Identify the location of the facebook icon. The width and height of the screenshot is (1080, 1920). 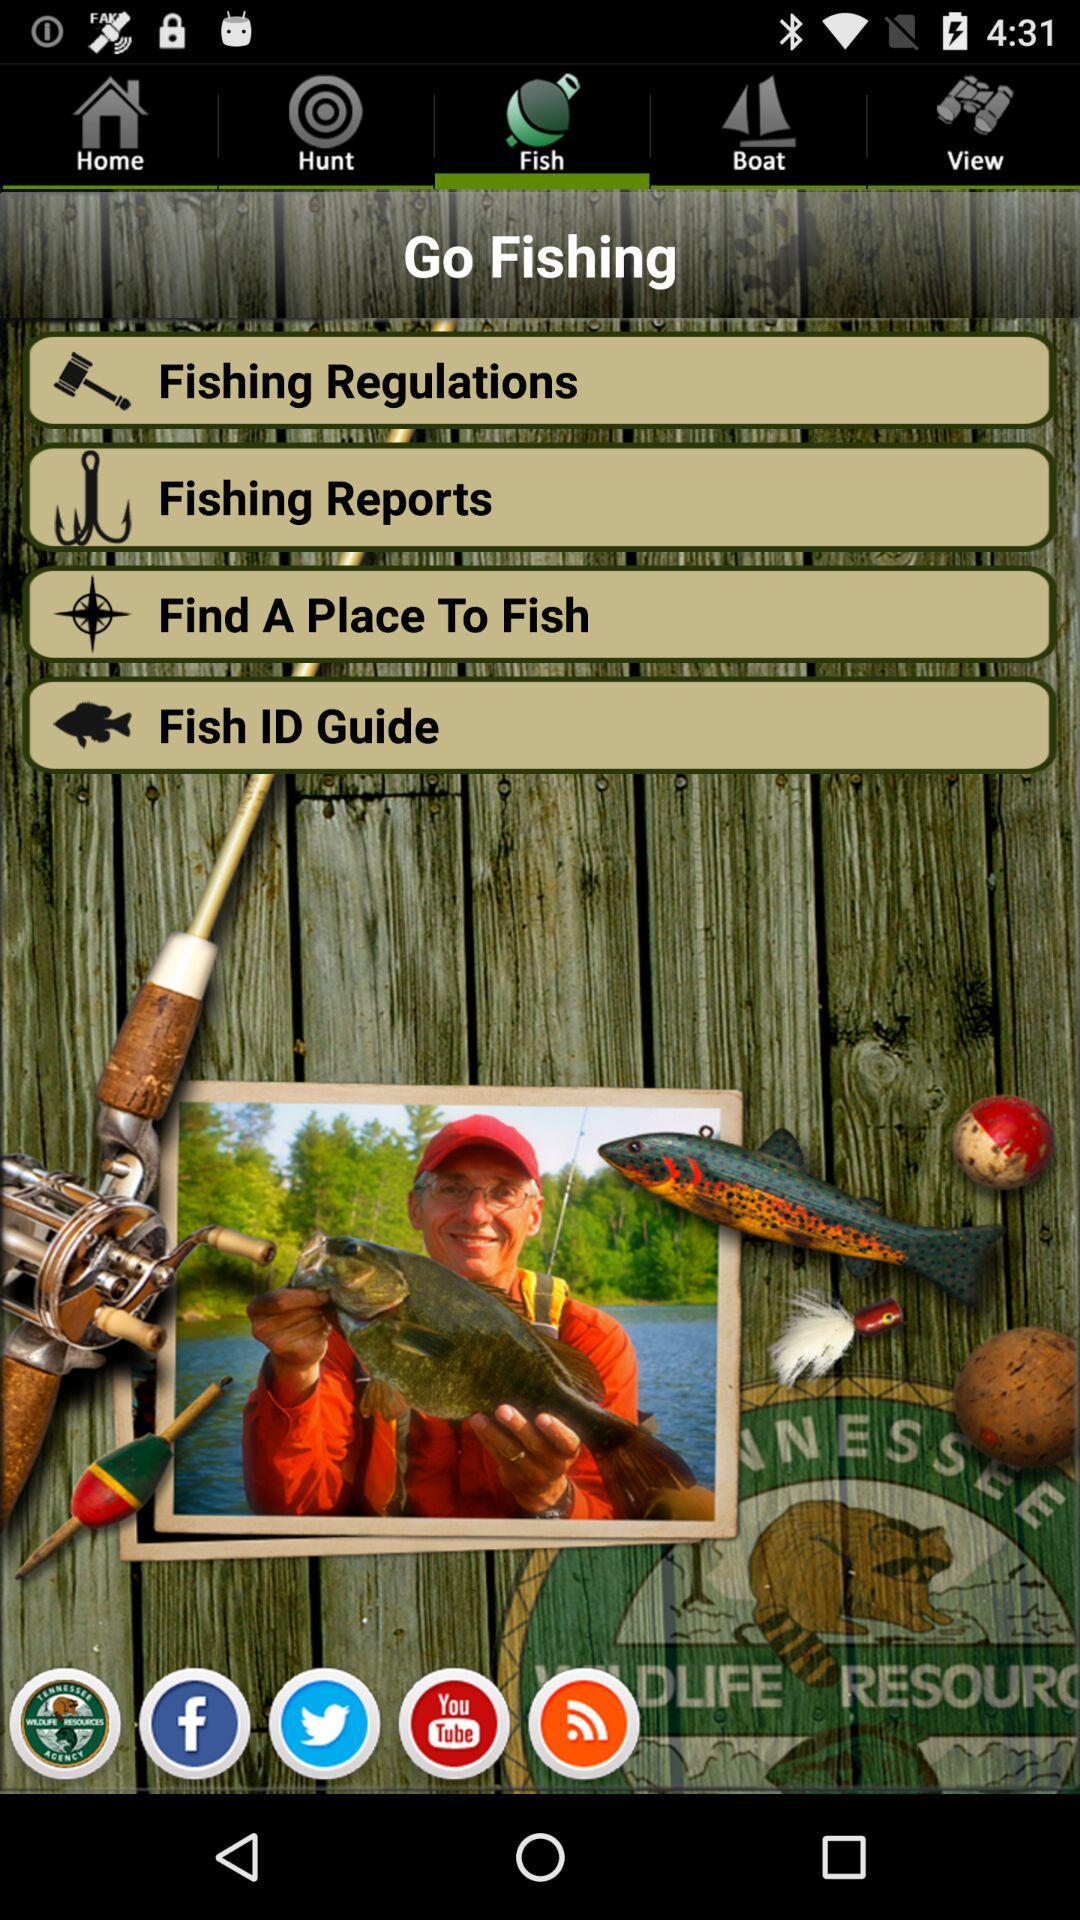
(194, 1849).